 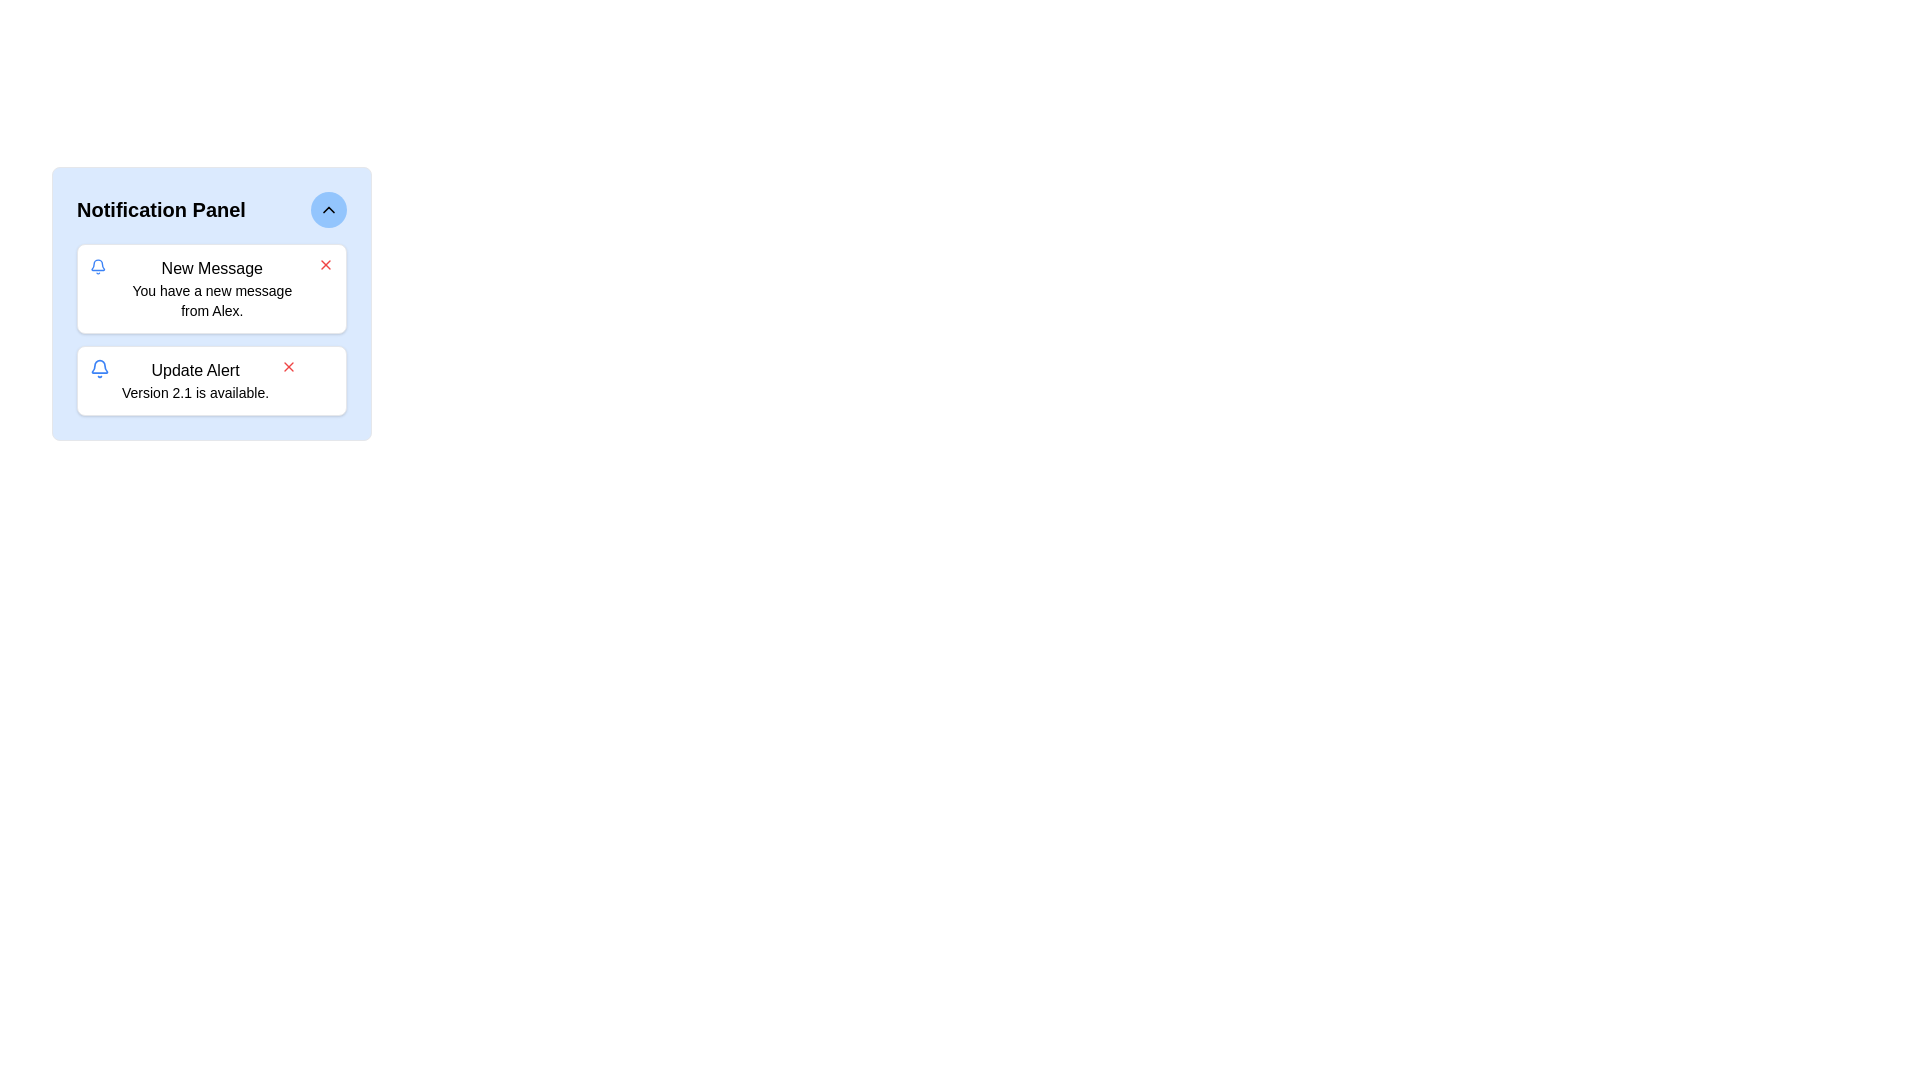 I want to click on the button in the upper right corner of the 'Update Alert' notification within the 'Notification Panel', so click(x=288, y=366).